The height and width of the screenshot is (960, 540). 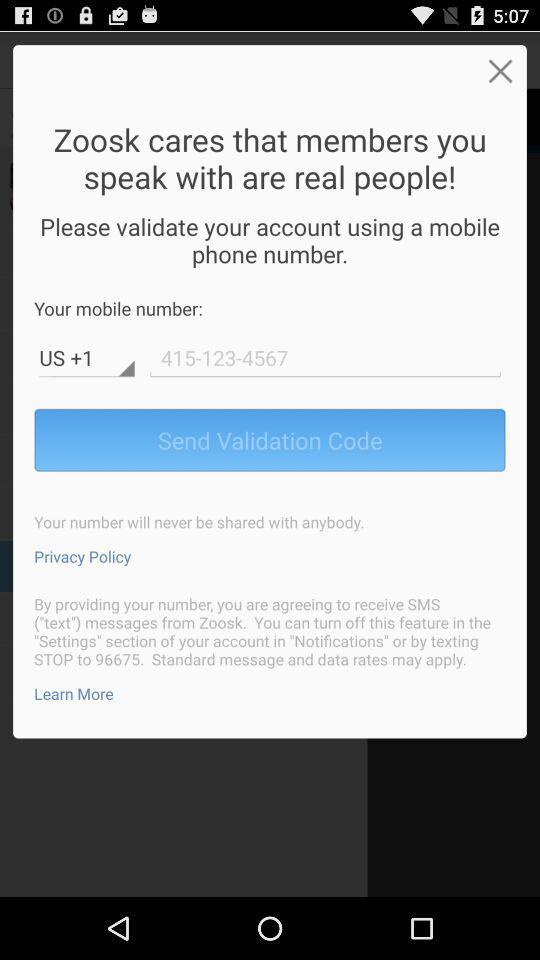 What do you see at coordinates (325, 357) in the screenshot?
I see `input phone number` at bounding box center [325, 357].